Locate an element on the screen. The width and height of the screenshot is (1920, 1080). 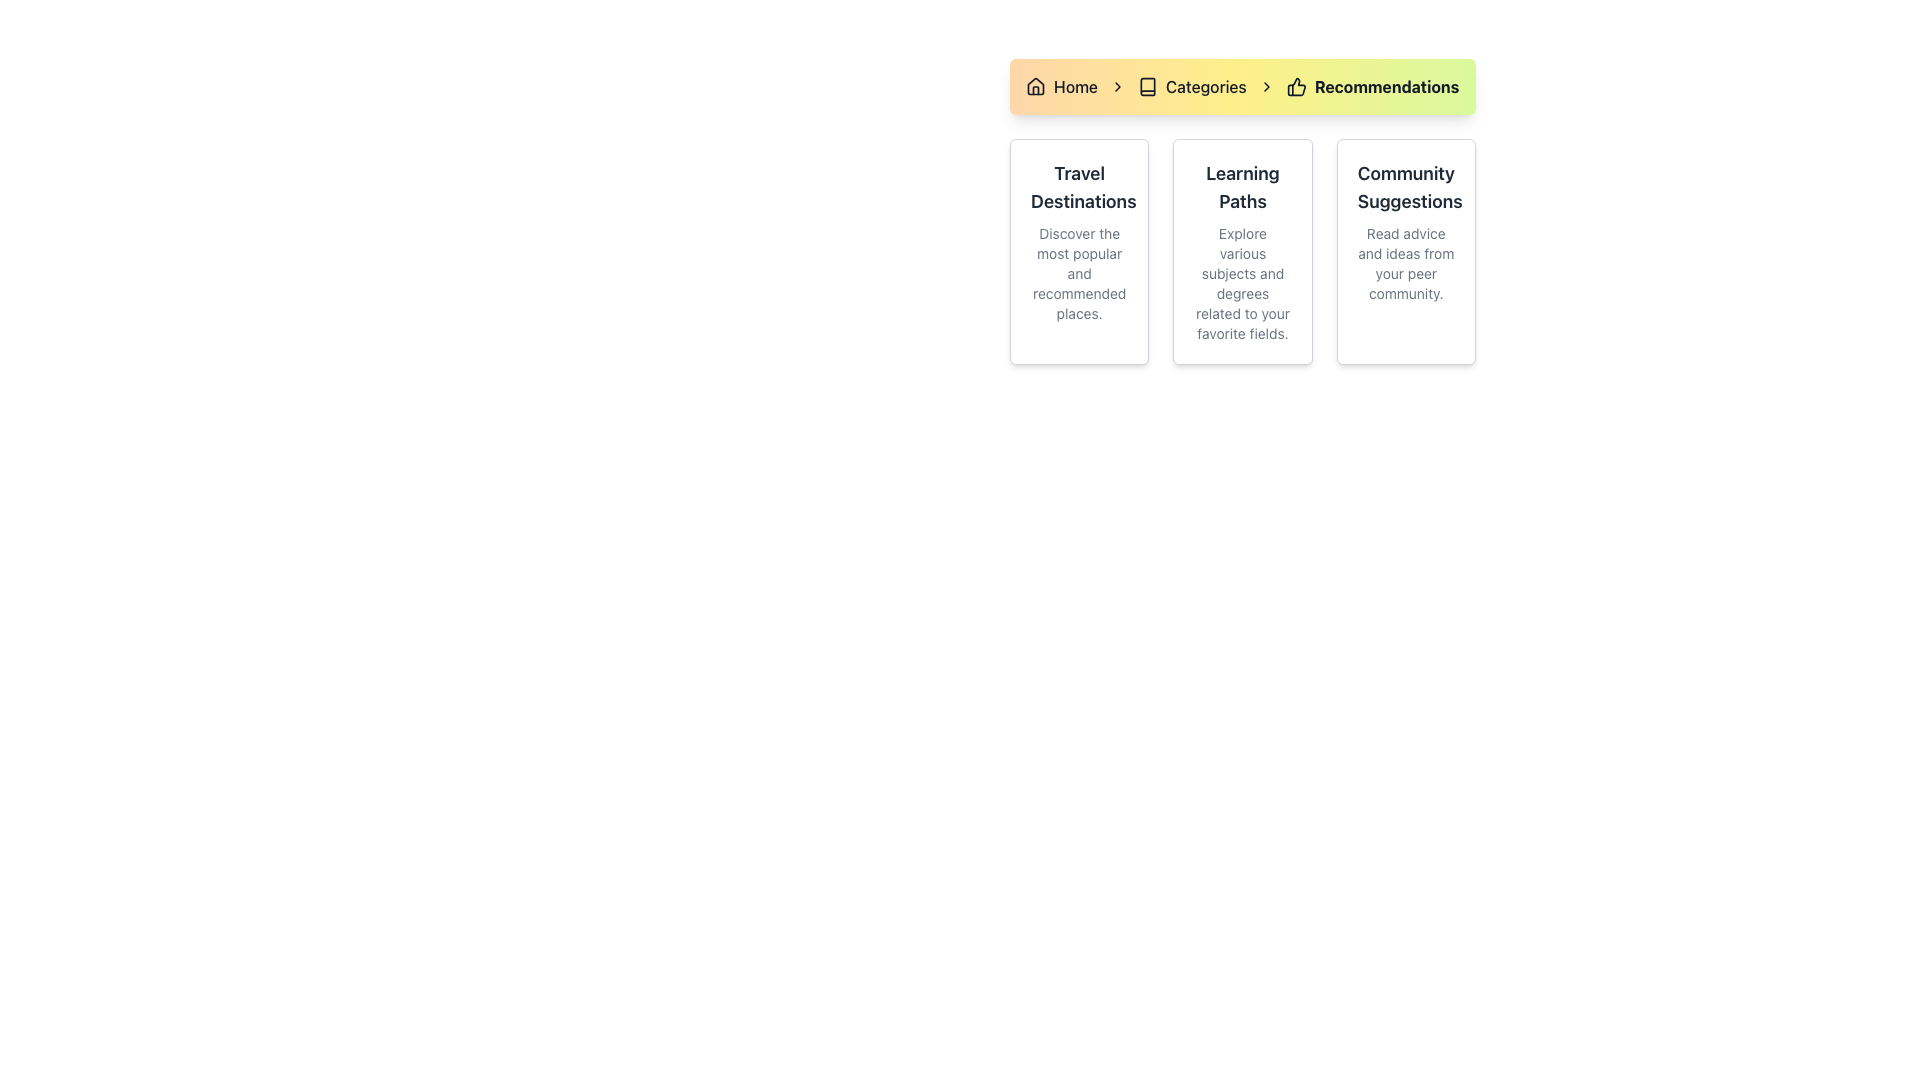
text content of the informative card or panel located at the center column of the interface, between the 'Travel Destinations' and 'Community Suggestions' sections is located at coordinates (1242, 212).